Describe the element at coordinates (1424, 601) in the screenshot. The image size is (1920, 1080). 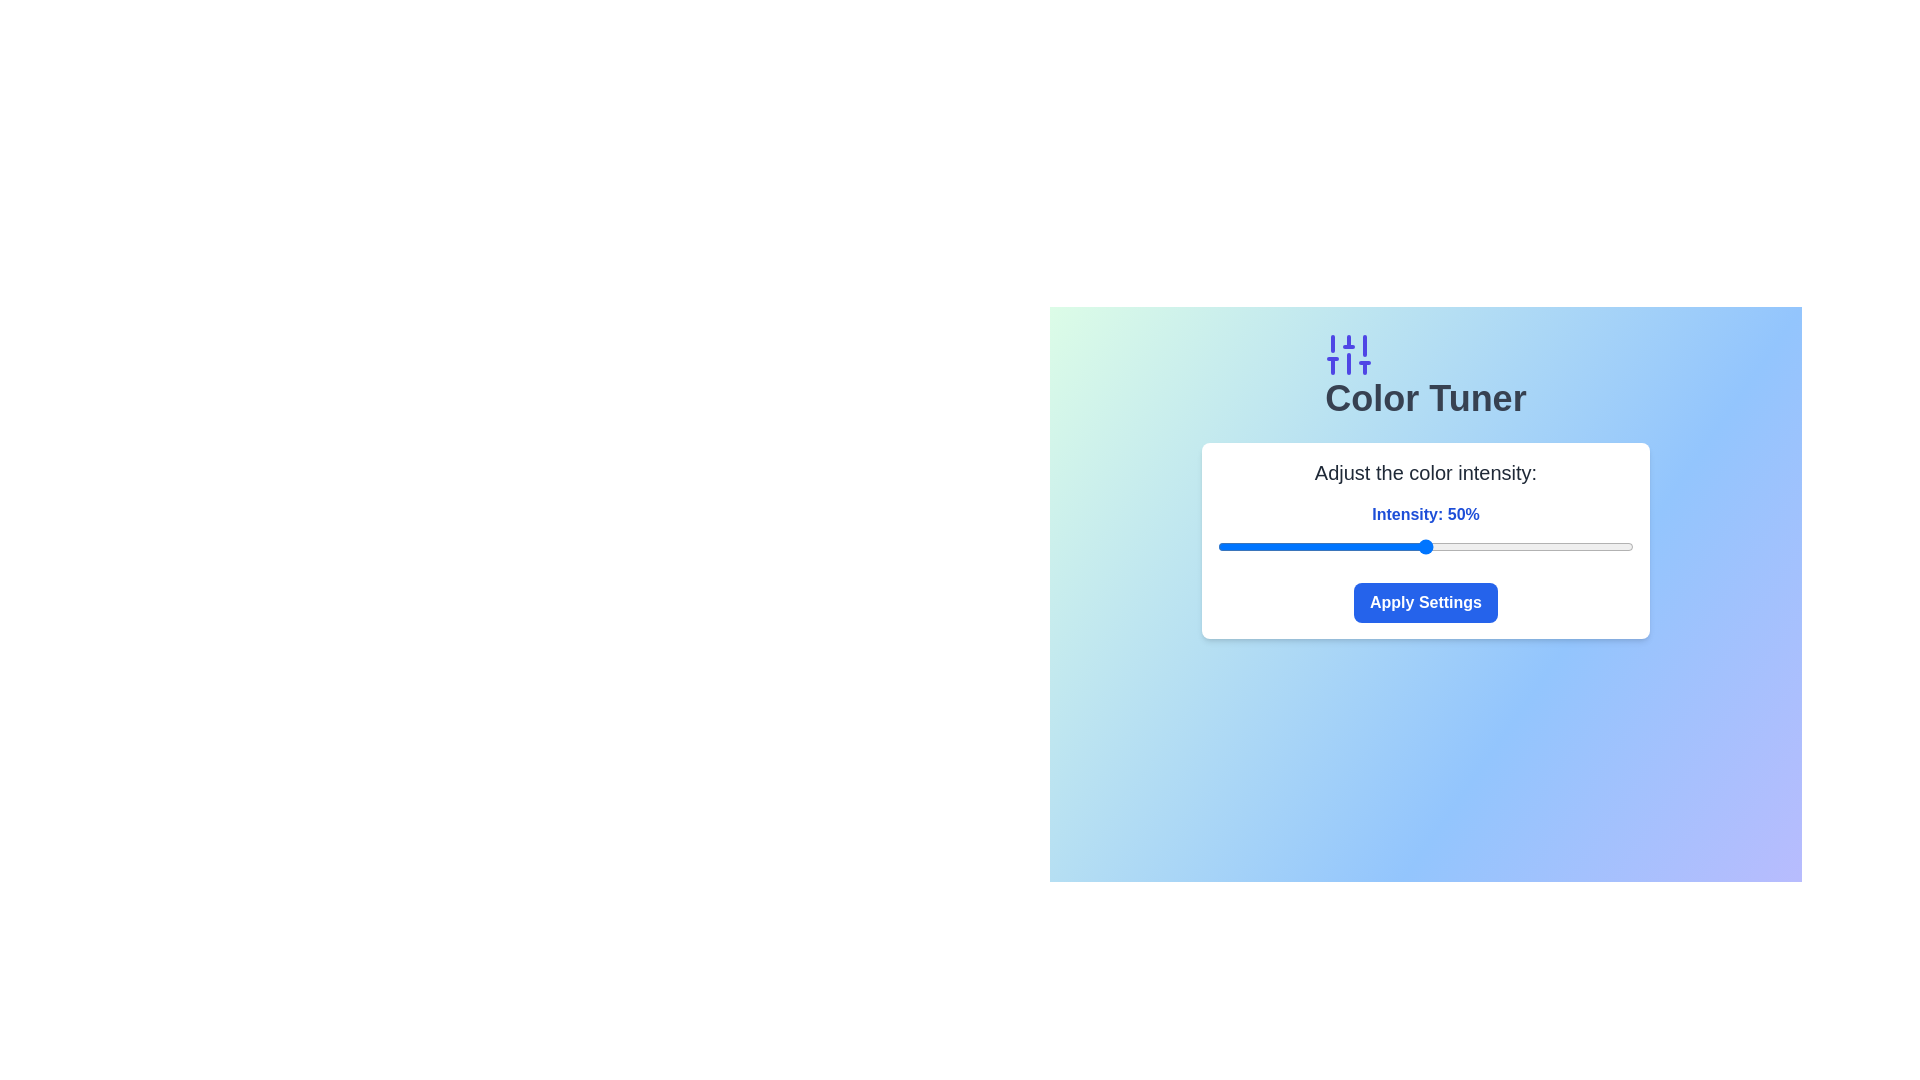
I see `the 'Apply Settings' button` at that location.